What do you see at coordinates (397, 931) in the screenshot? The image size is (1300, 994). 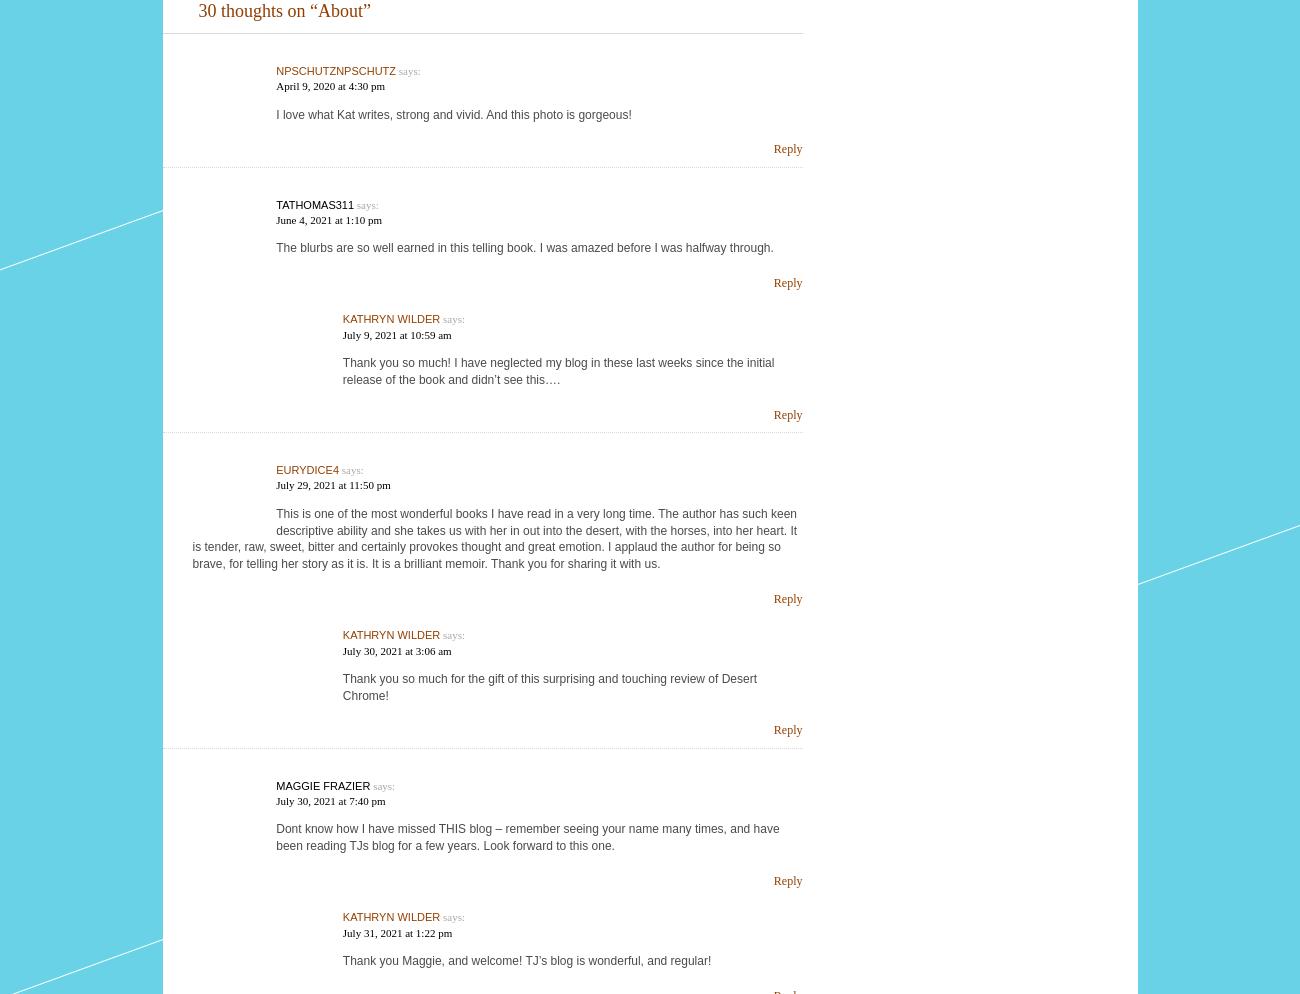 I see `'July 31, 2021 at 1:22 pm'` at bounding box center [397, 931].